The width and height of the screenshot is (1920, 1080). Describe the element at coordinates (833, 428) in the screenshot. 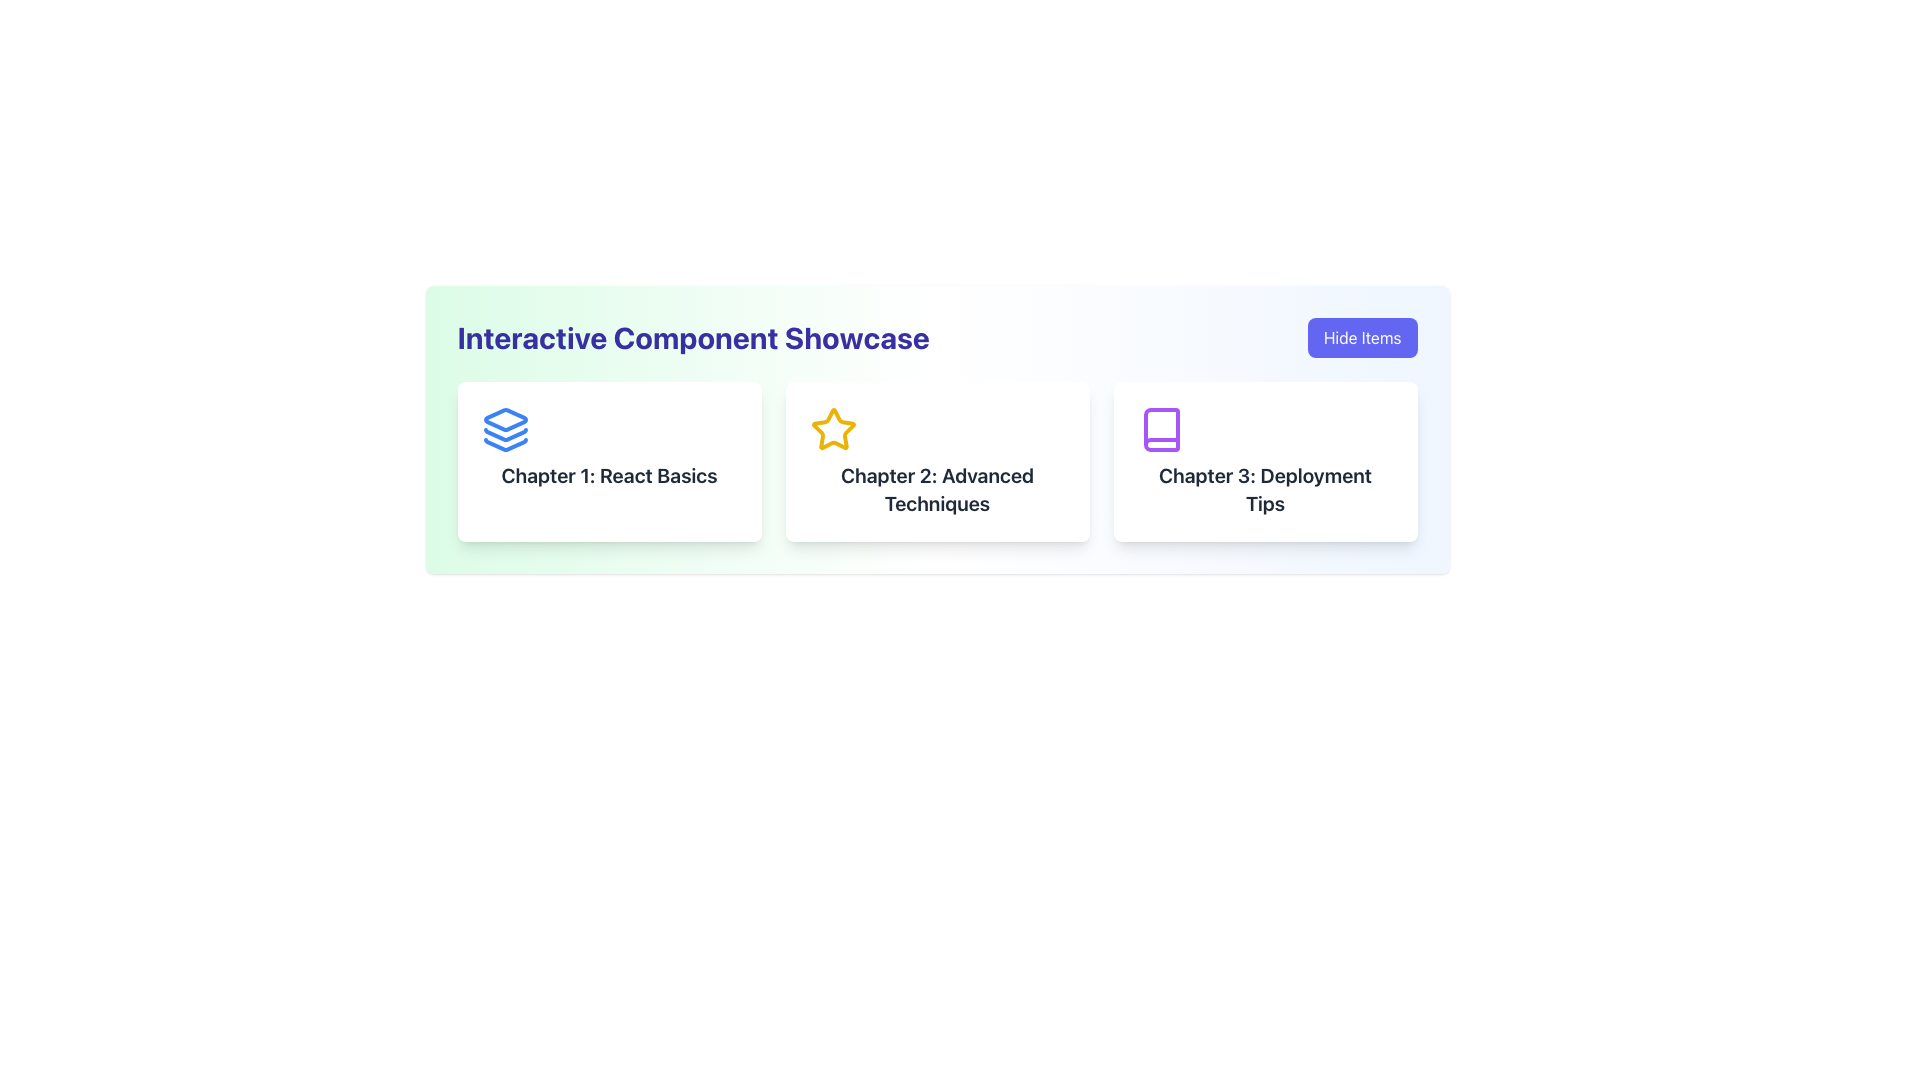

I see `the star-shaped icon outlined in yellow, located centrally within the second card under the caption 'Chapter 2: Advanced Techniques'` at that location.